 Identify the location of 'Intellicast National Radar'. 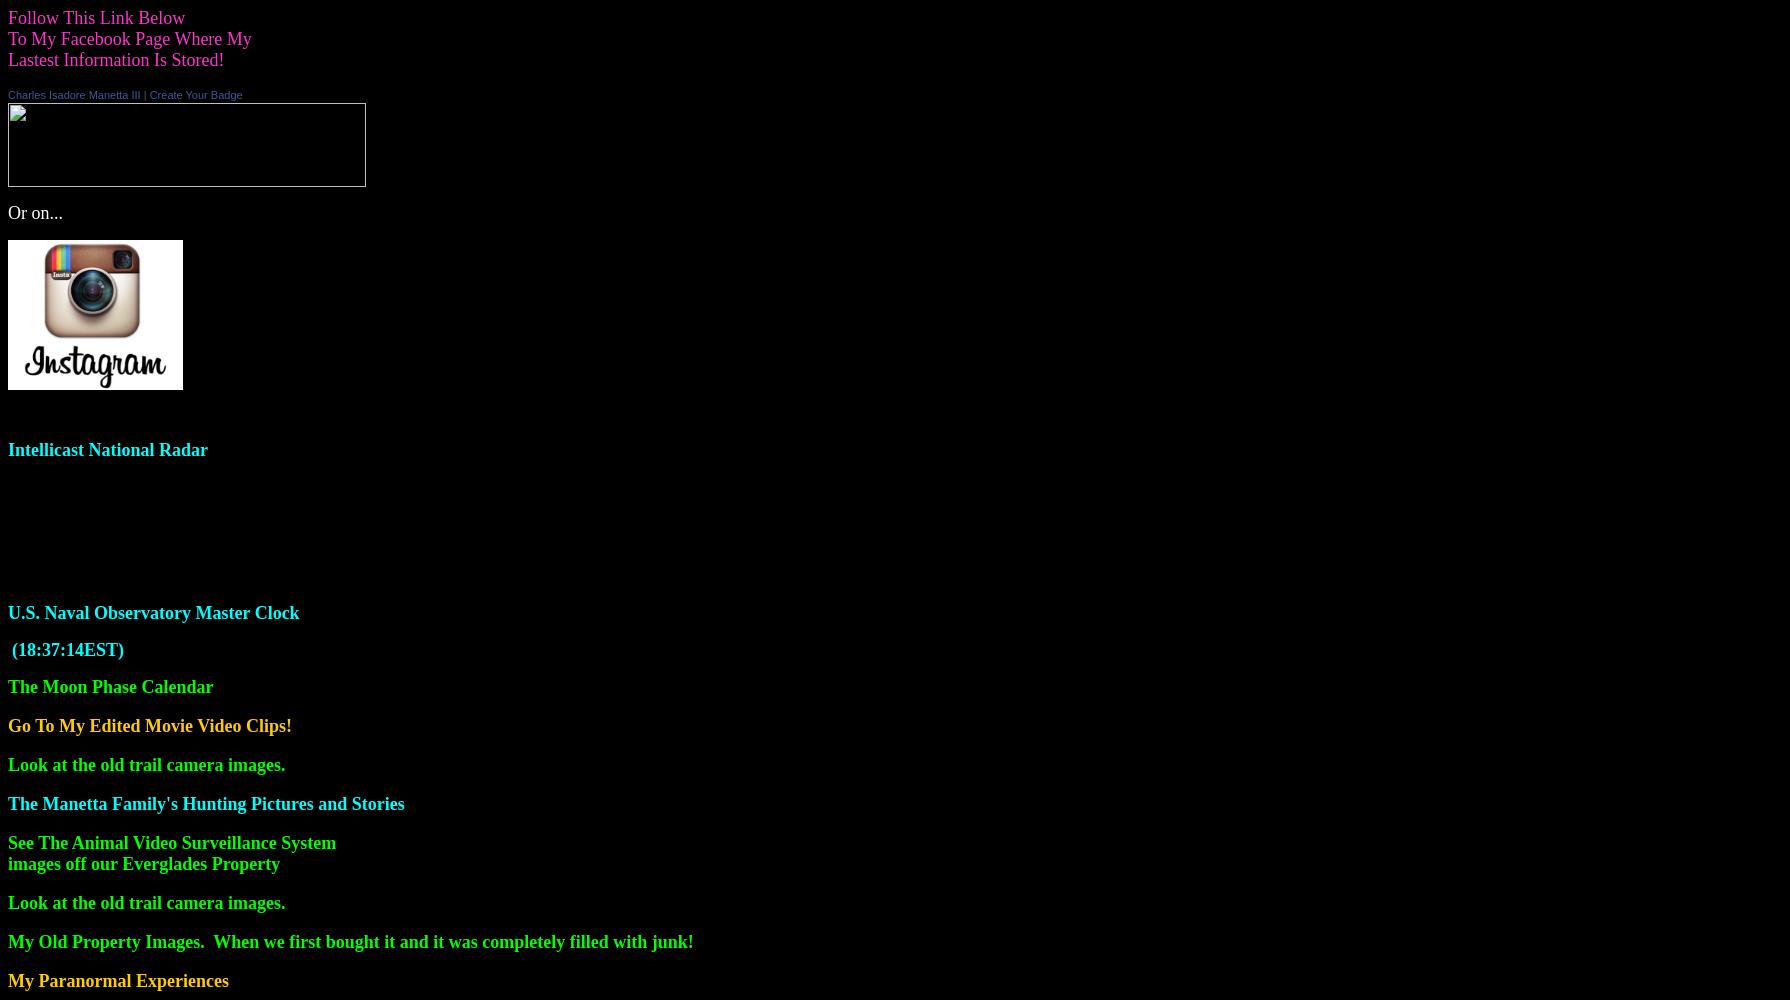
(107, 449).